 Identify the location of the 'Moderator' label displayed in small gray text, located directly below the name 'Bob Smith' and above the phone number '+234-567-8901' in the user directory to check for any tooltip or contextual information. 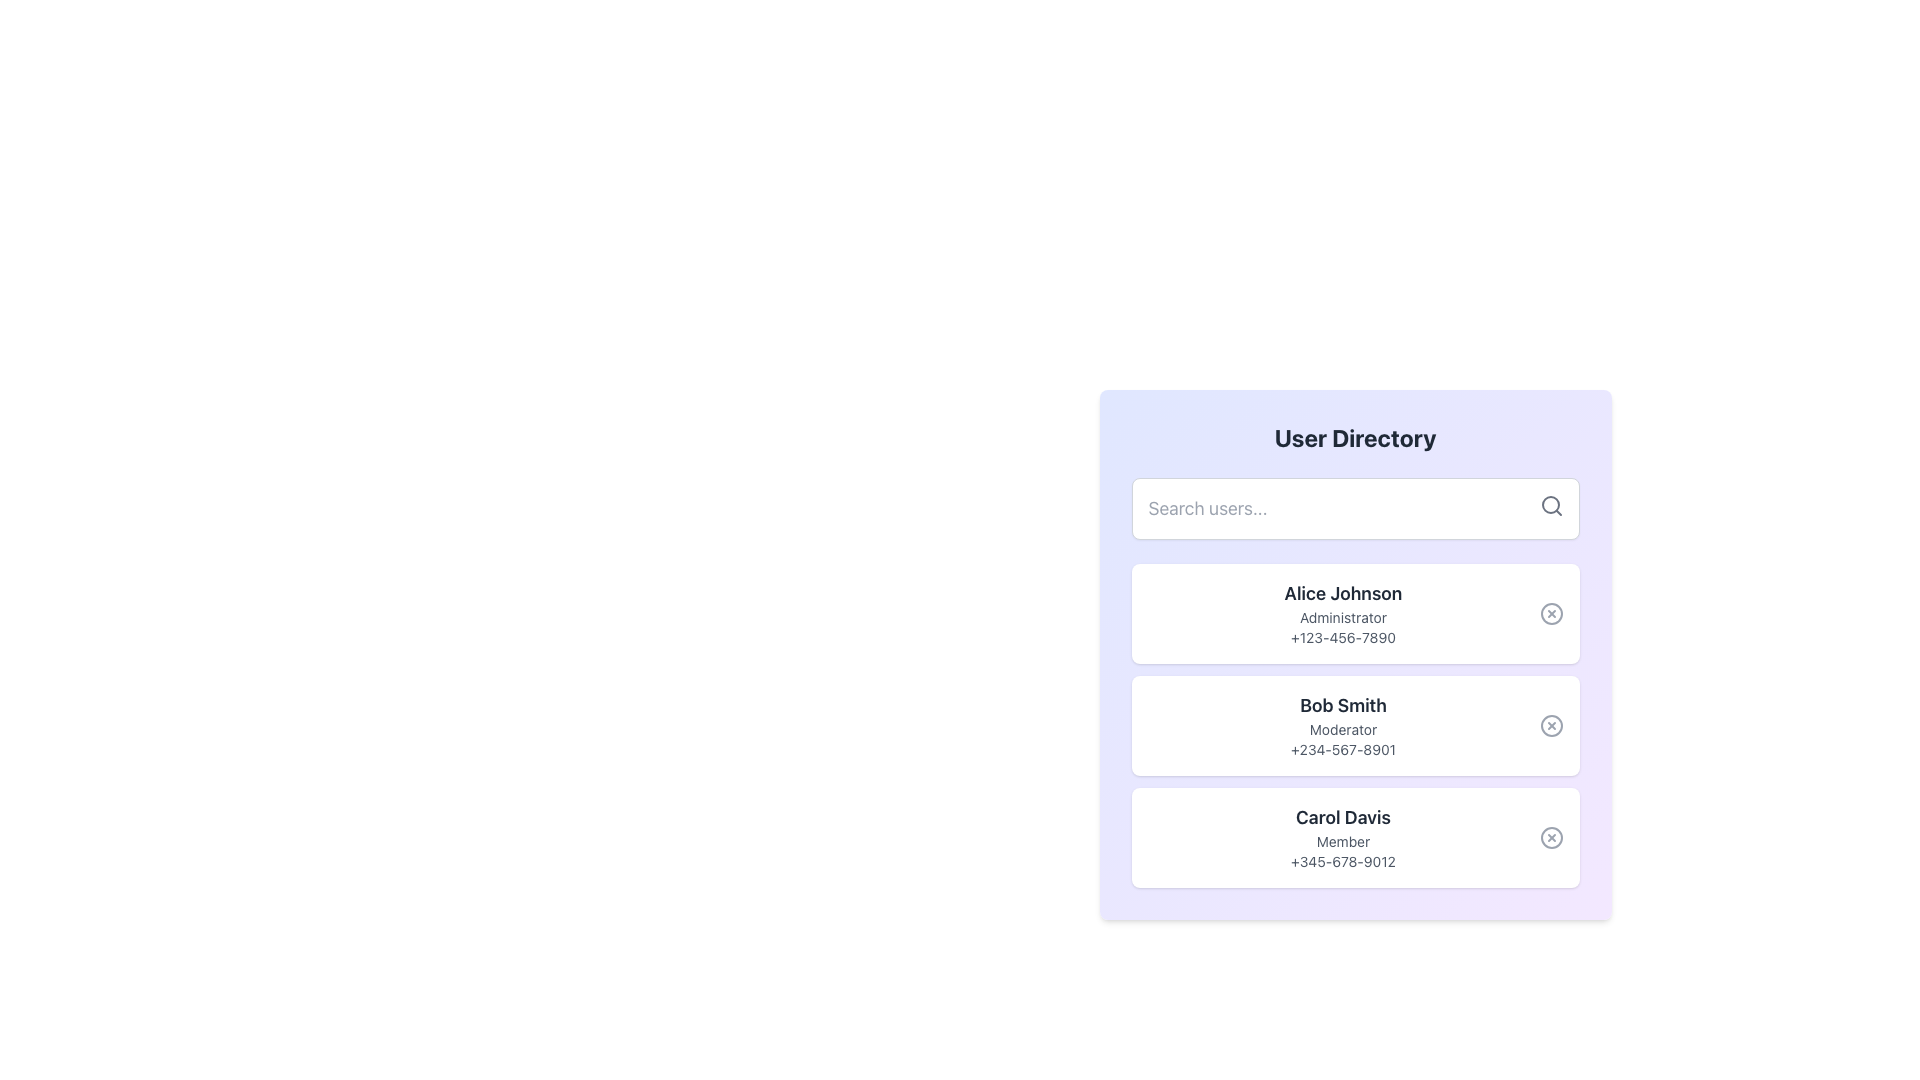
(1343, 729).